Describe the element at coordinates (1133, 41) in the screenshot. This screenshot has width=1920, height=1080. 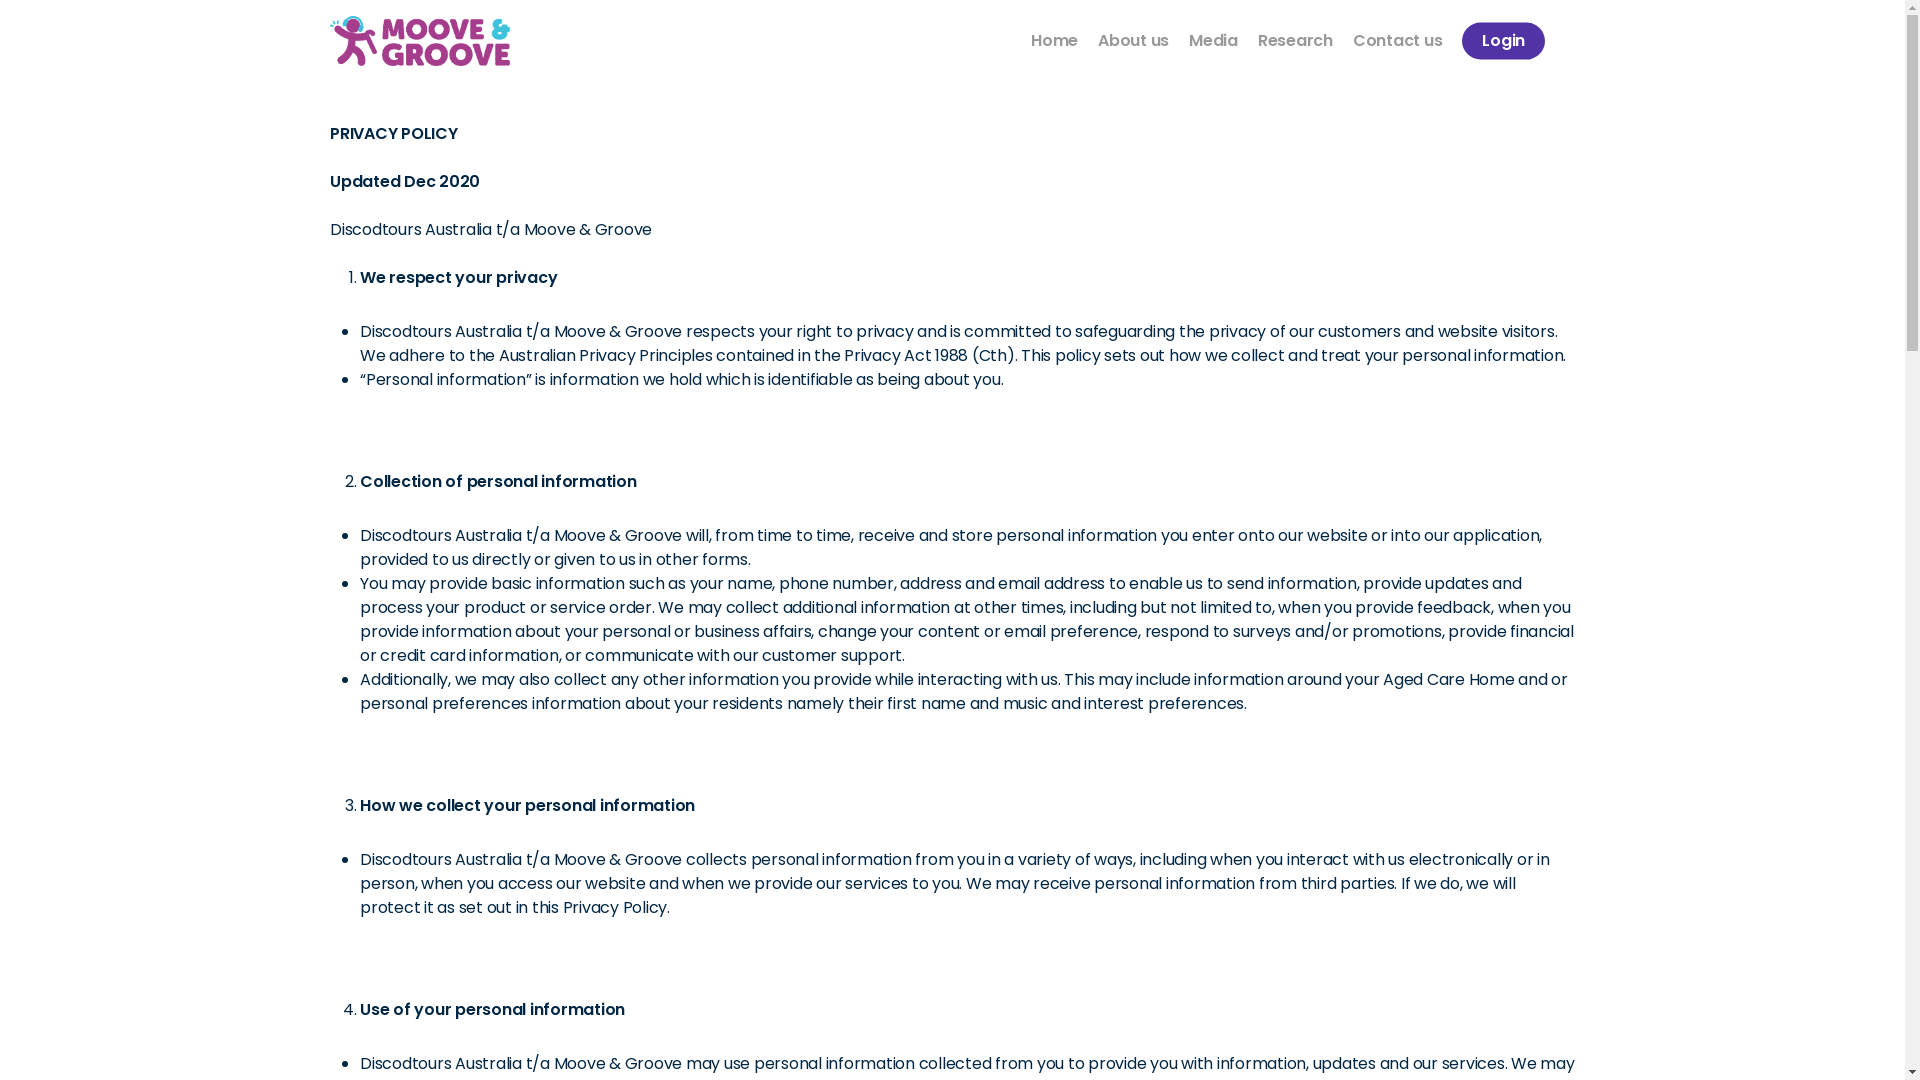
I see `'About us'` at that location.